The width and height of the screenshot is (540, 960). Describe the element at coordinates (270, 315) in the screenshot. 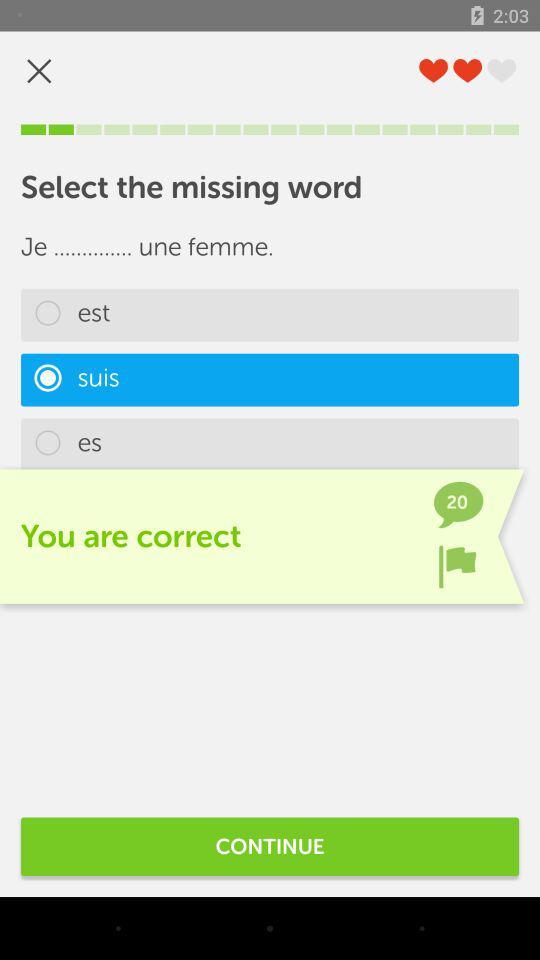

I see `est` at that location.